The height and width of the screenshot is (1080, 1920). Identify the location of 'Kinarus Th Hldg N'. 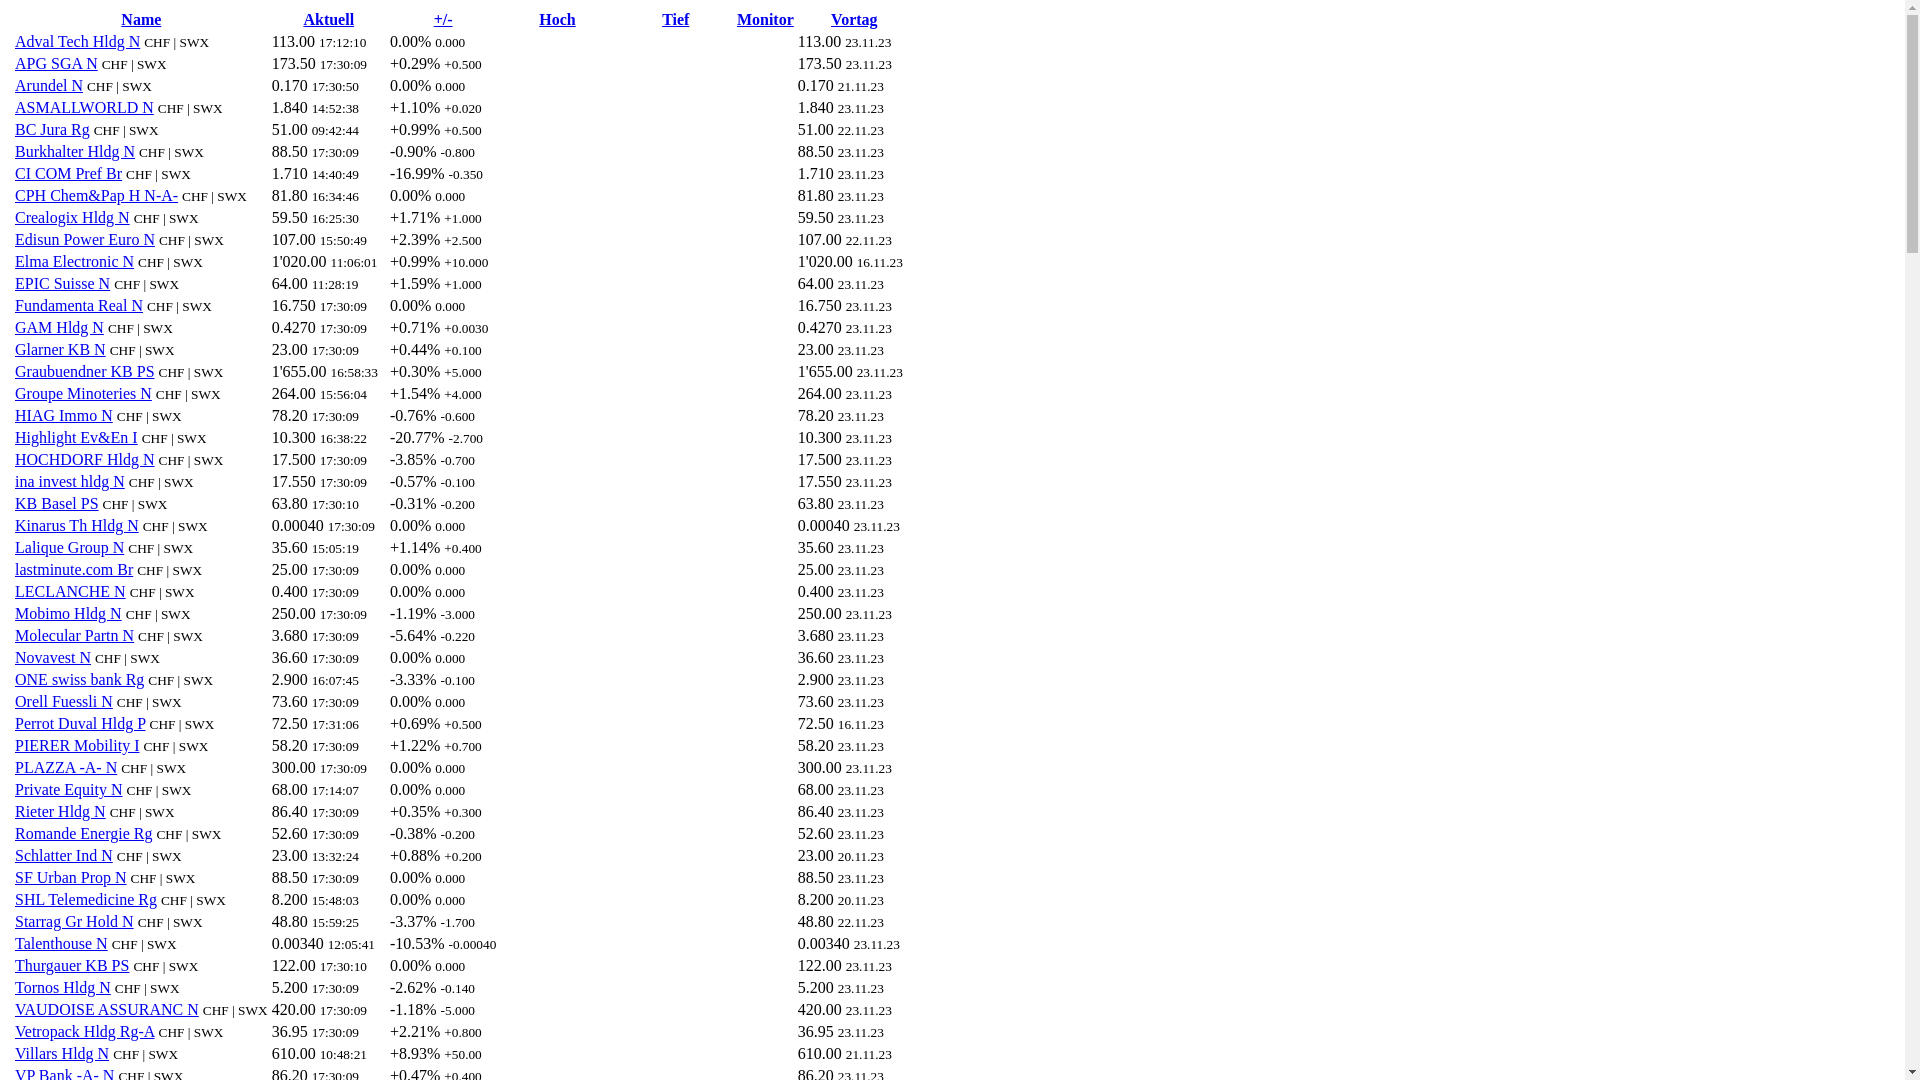
(14, 524).